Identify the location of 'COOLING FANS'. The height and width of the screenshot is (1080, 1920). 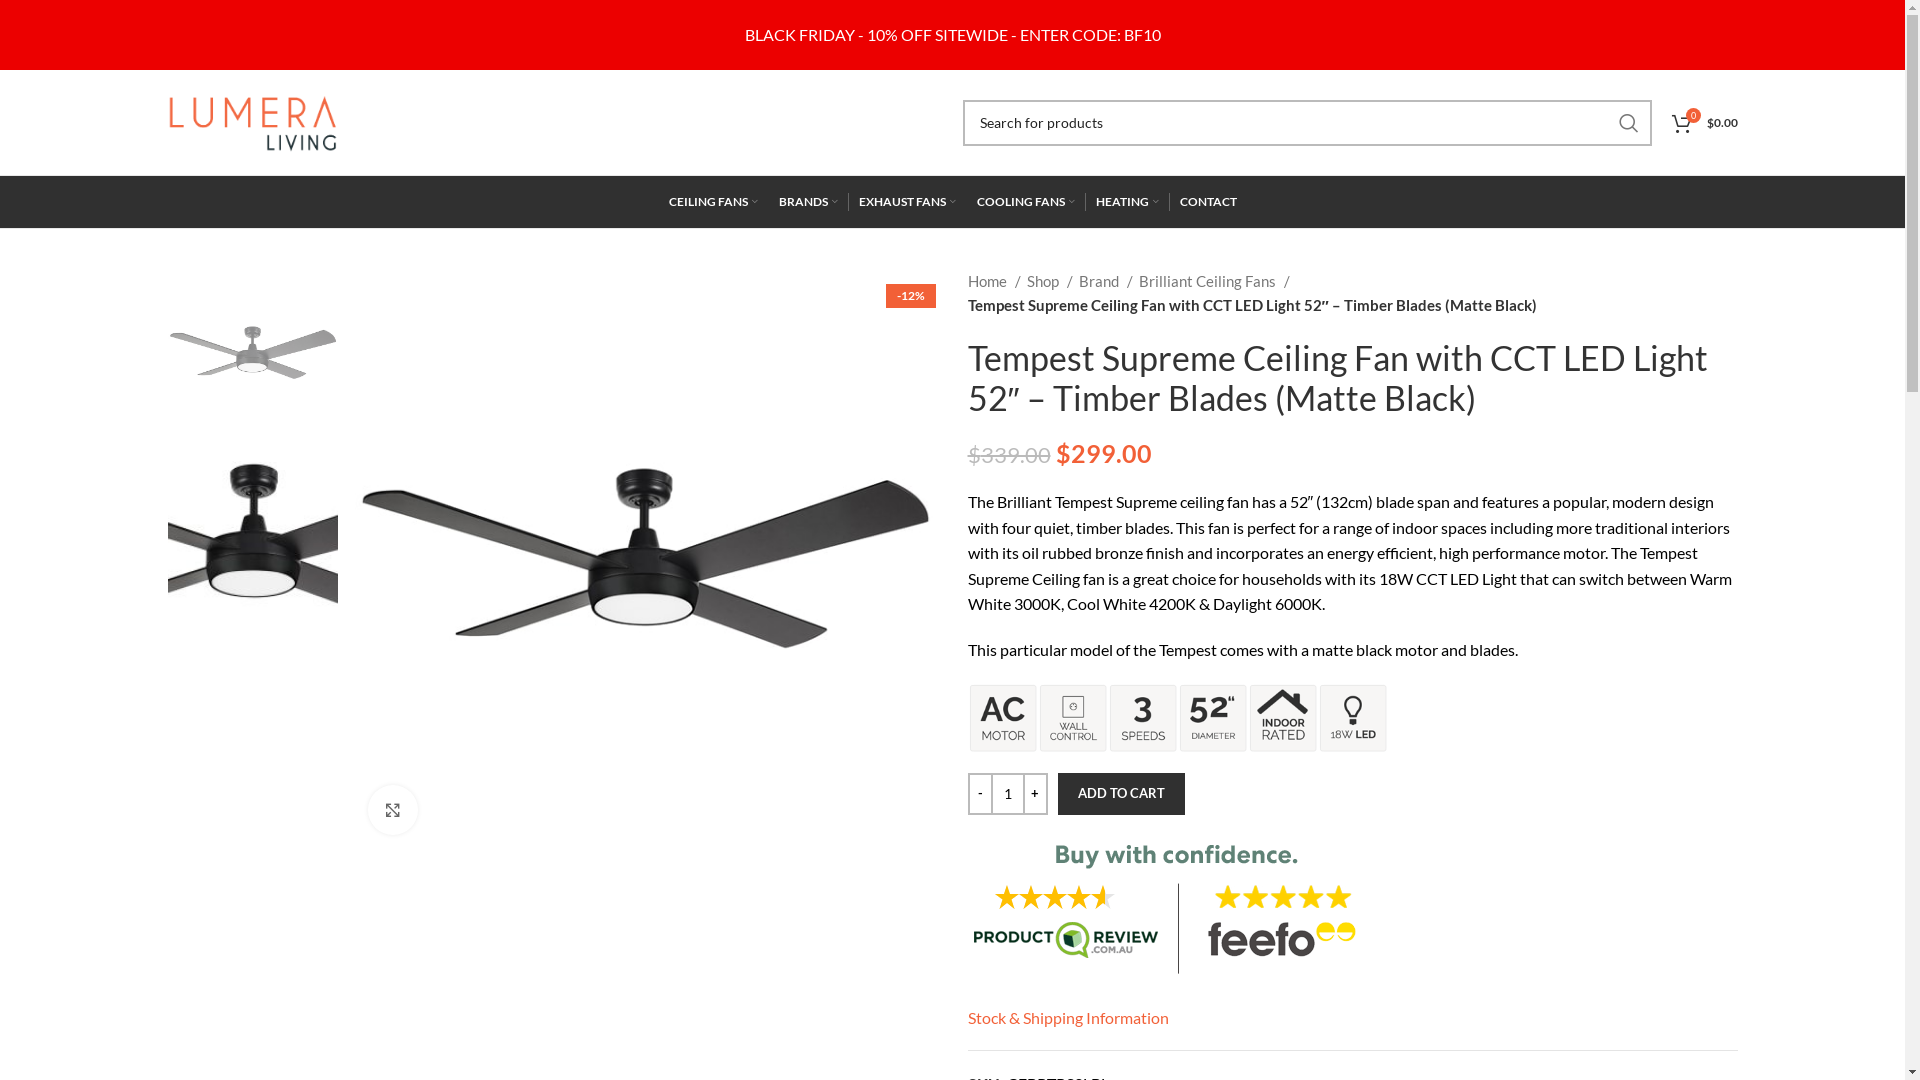
(1025, 201).